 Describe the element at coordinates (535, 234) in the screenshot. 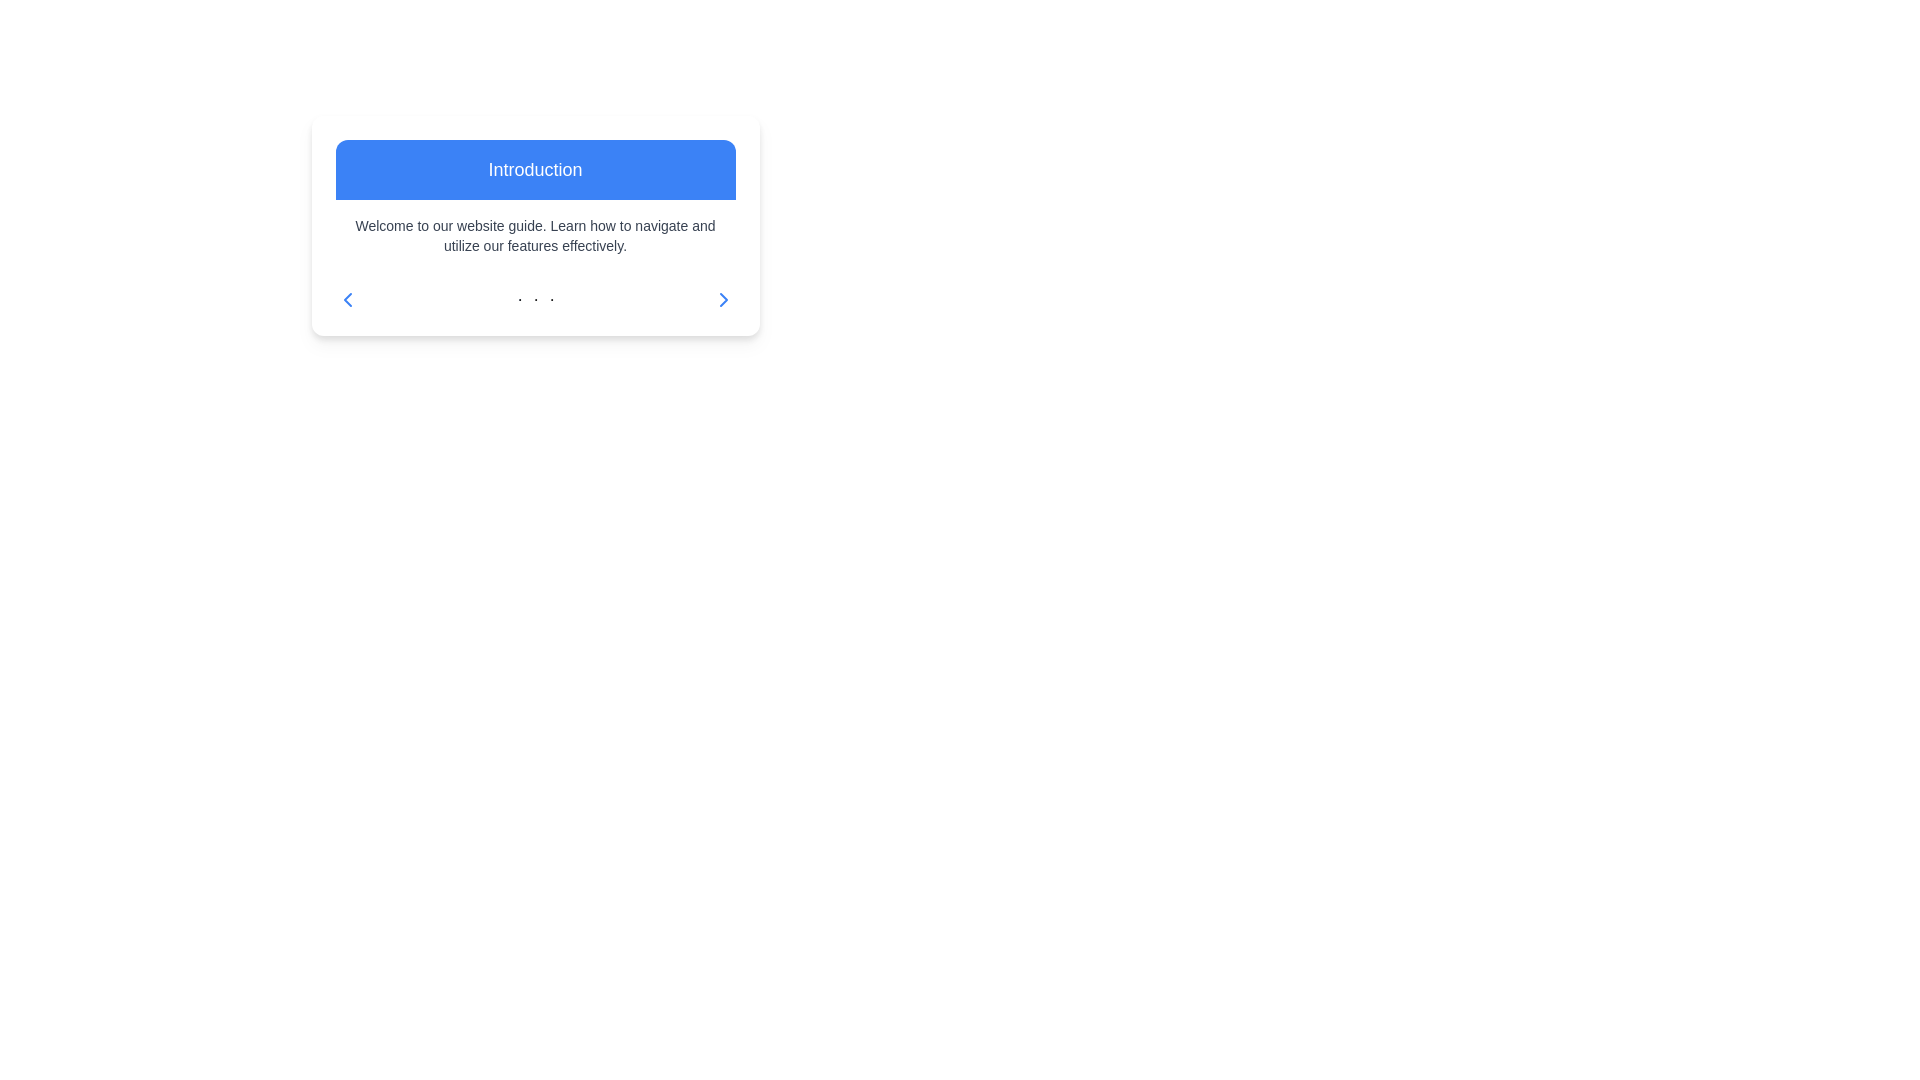

I see `instructional text block that says 'Welcome to our website guide. Learn how to navigate and utilize our features effectively.' located below the blue header labeled 'Introduction'` at that location.